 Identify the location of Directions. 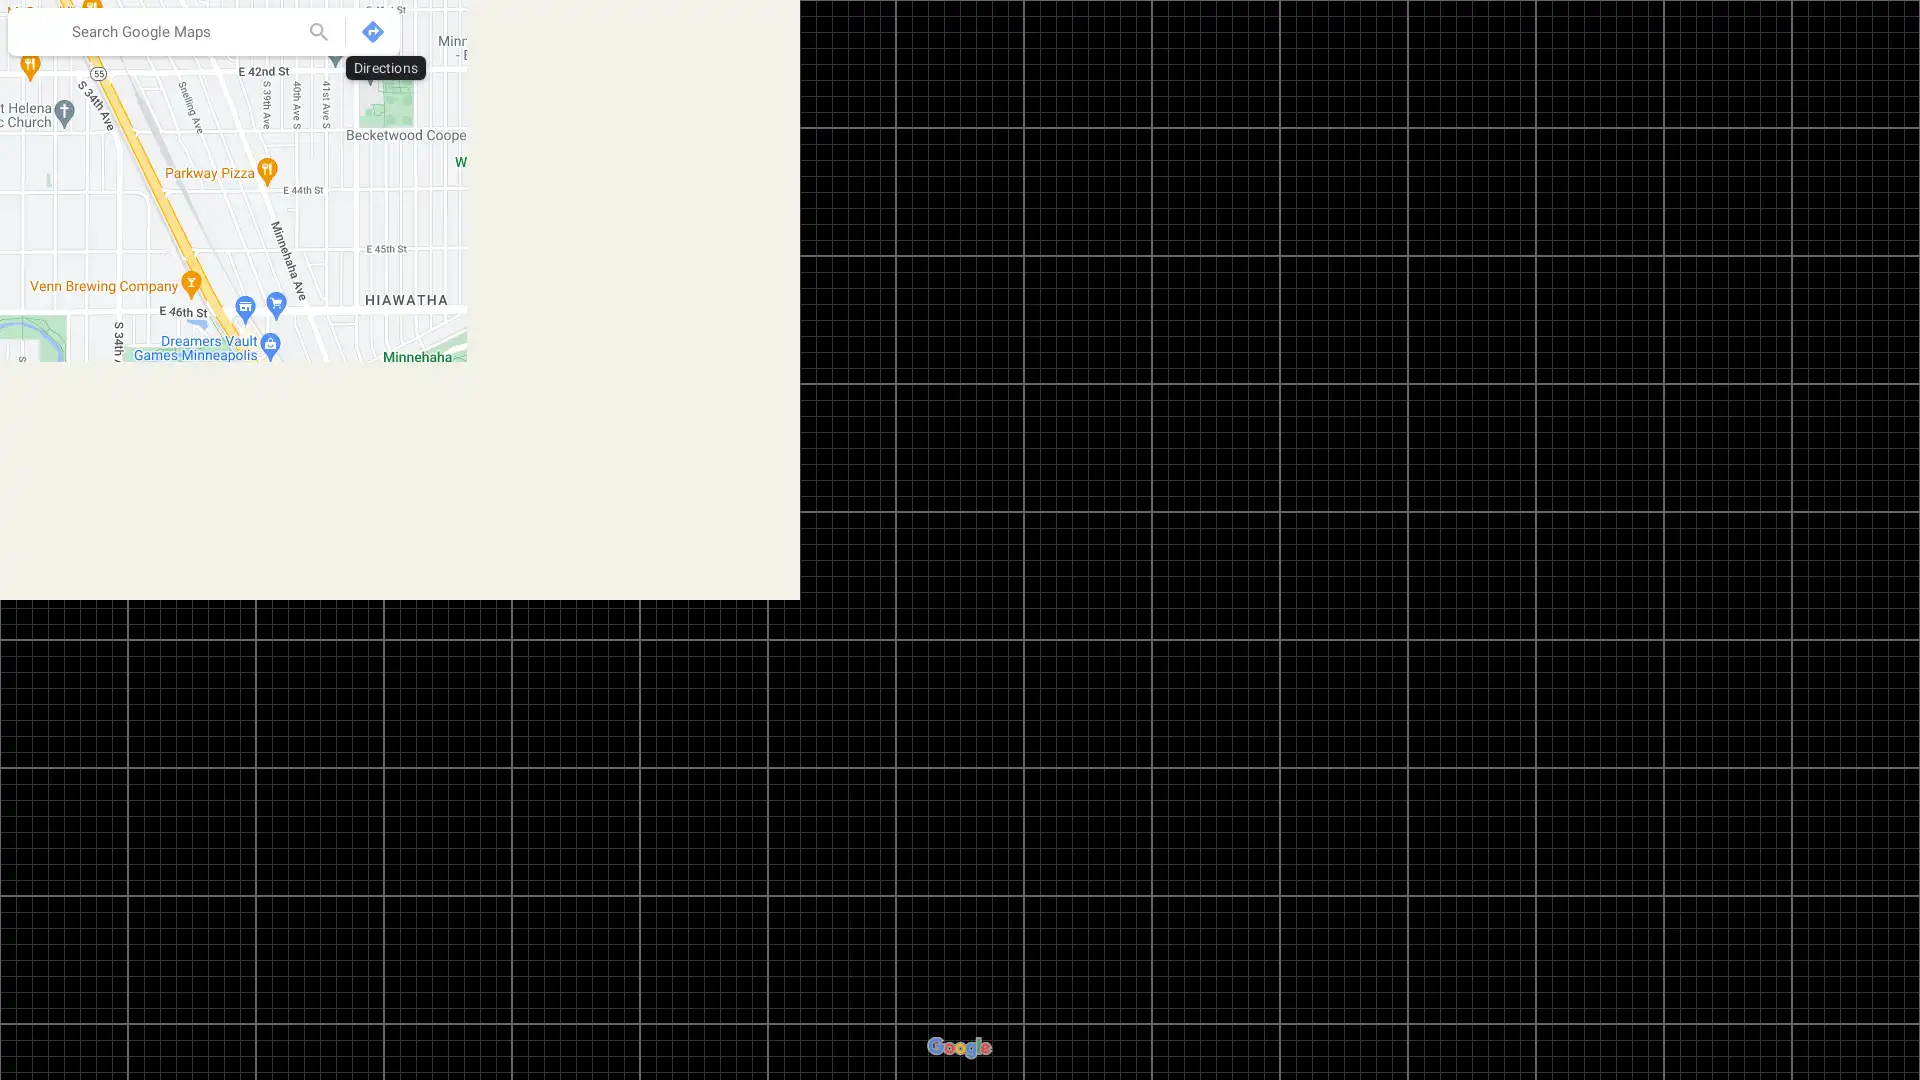
(373, 31).